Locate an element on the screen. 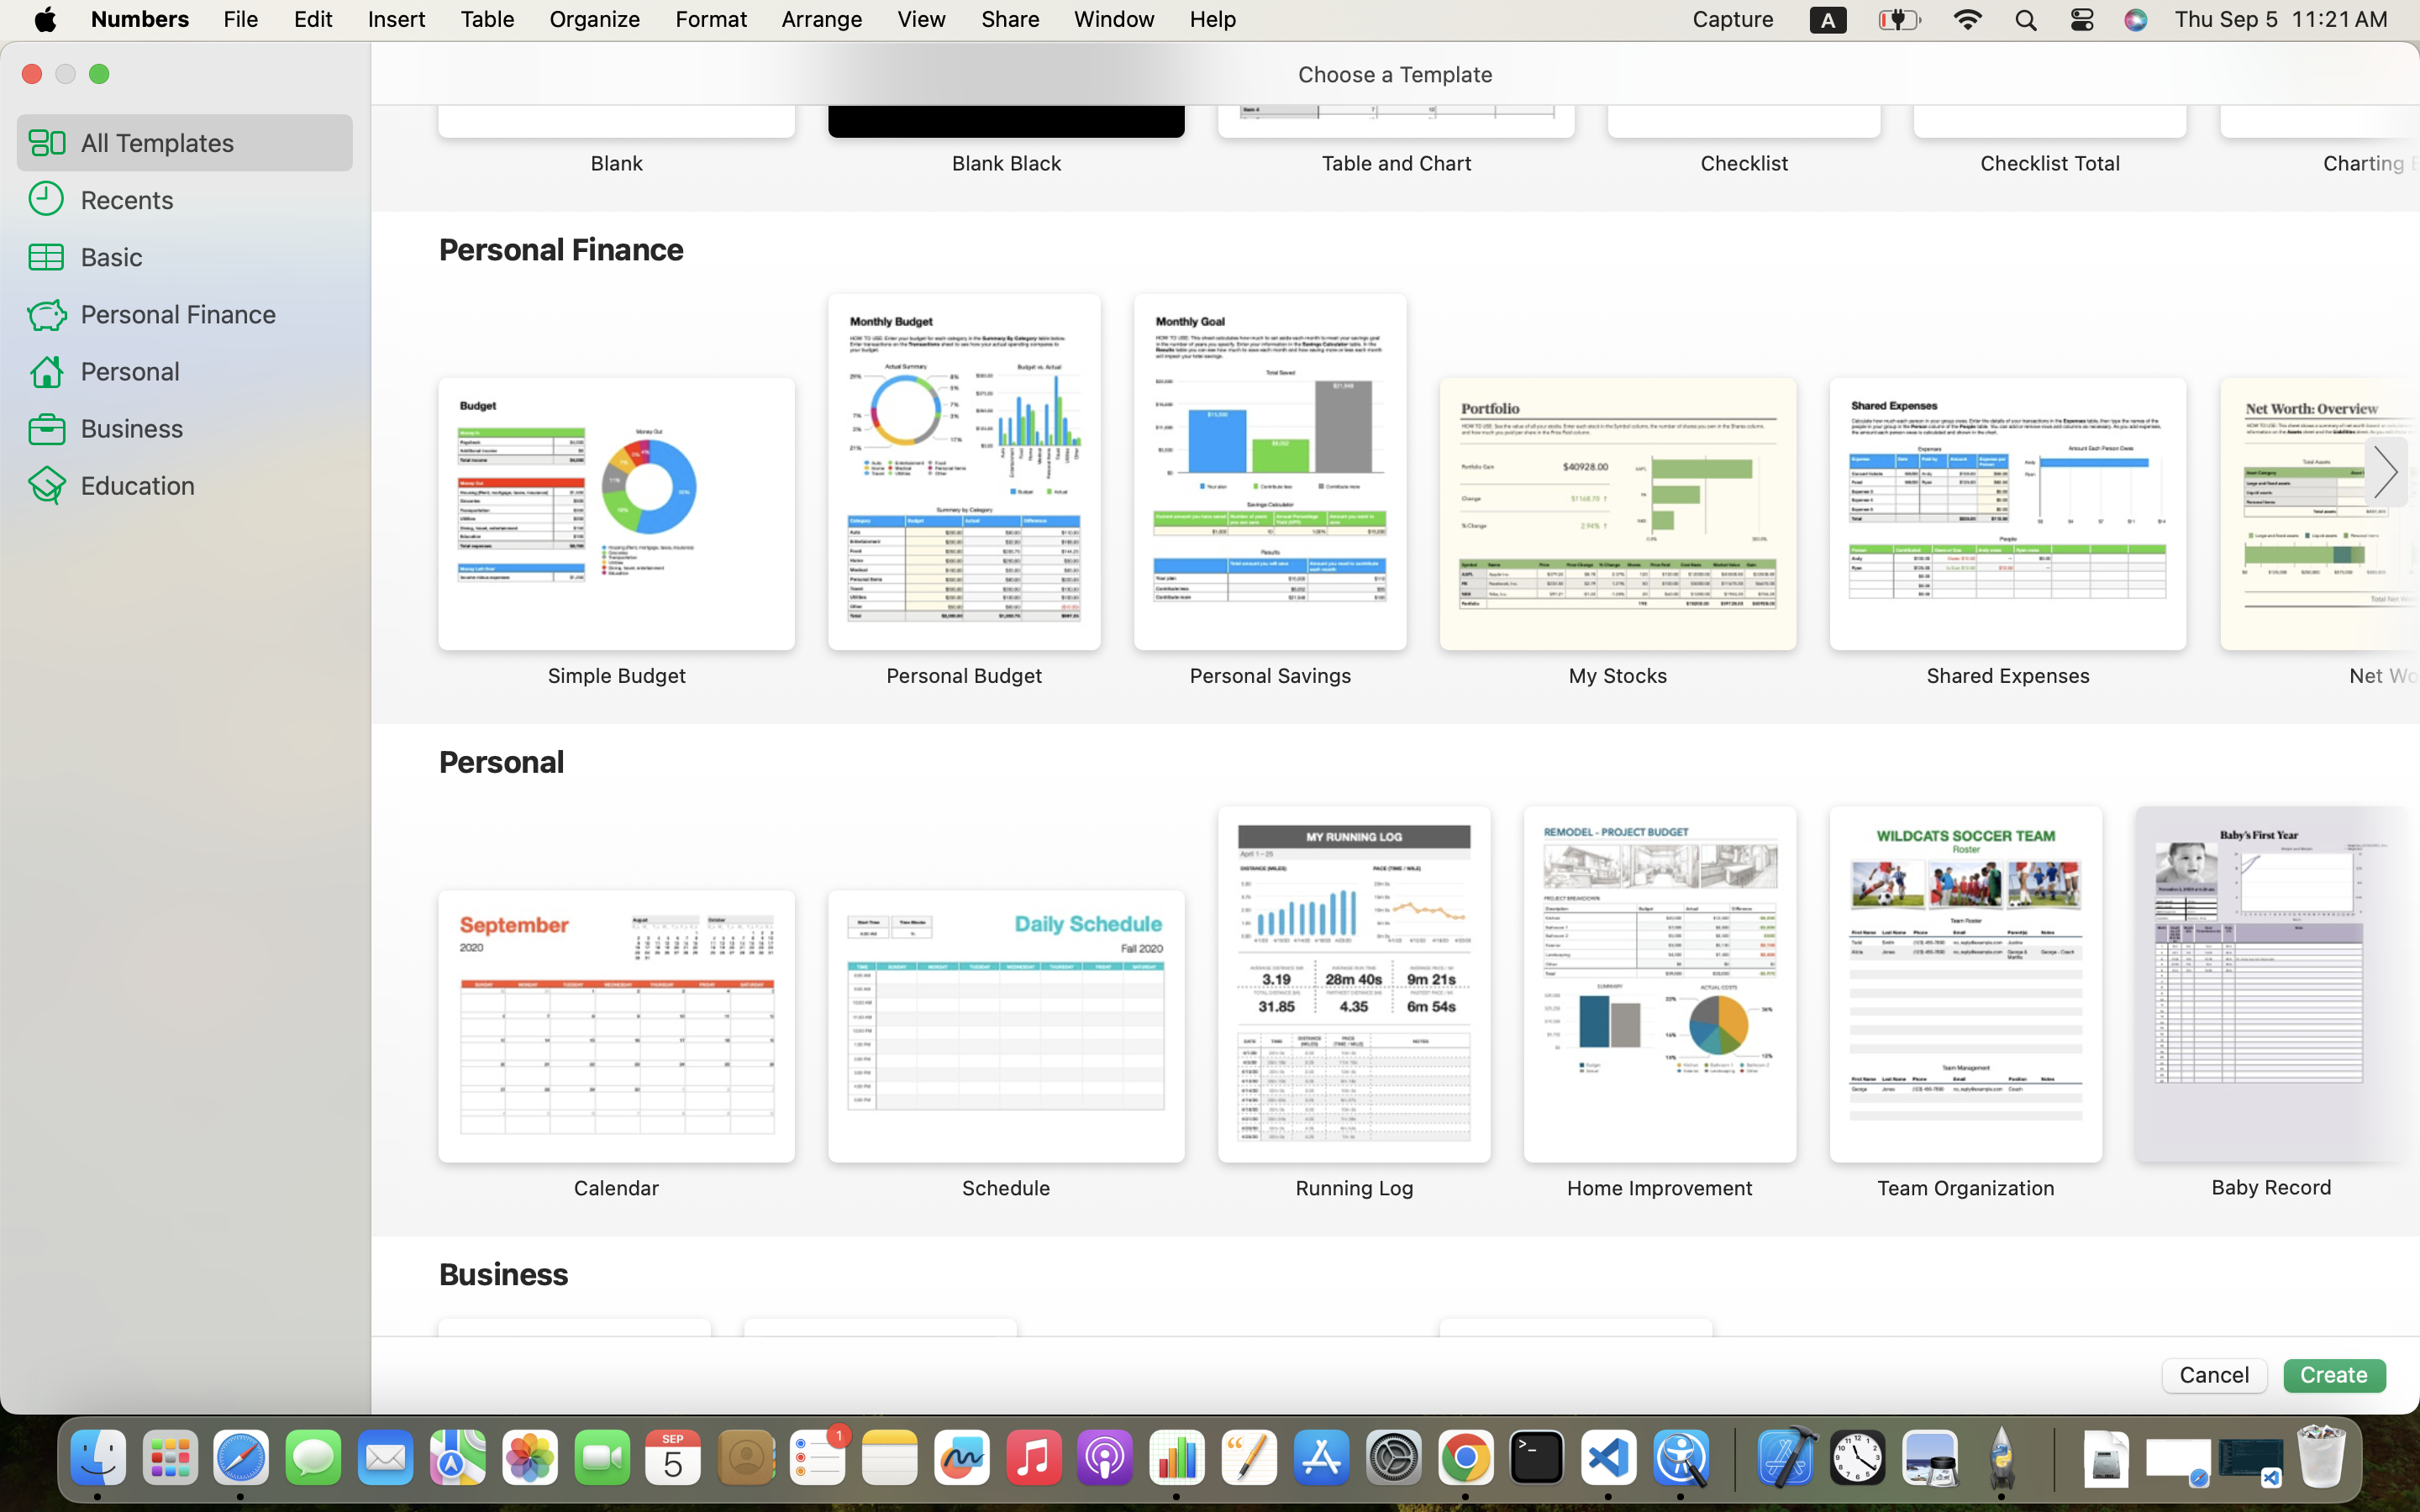 The width and height of the screenshot is (2420, 1512). 'All Templates' is located at coordinates (208, 141).